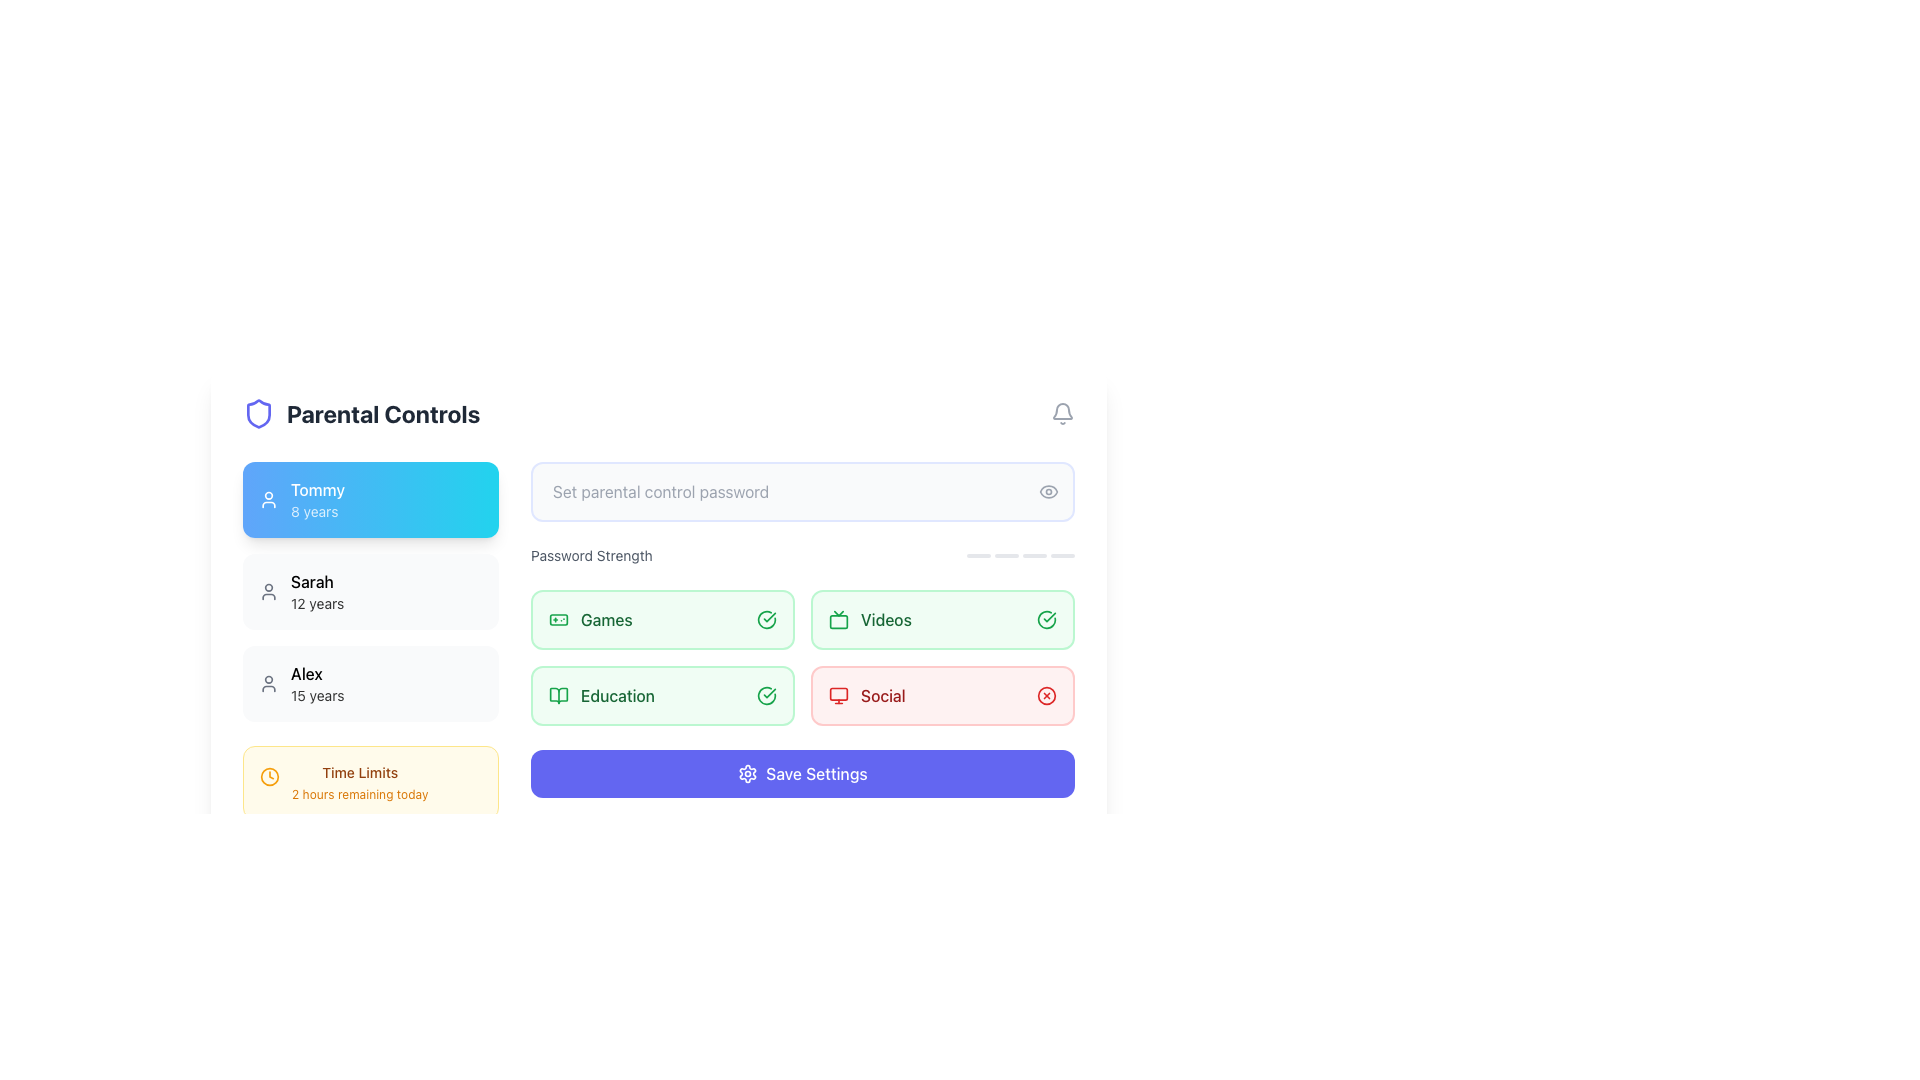  What do you see at coordinates (316, 499) in the screenshot?
I see `information displayed in the text label identifying the user named 'Tommy', which shows his age as '8 years', located beneath the 'Parental Controls' header in the vertical list` at bounding box center [316, 499].